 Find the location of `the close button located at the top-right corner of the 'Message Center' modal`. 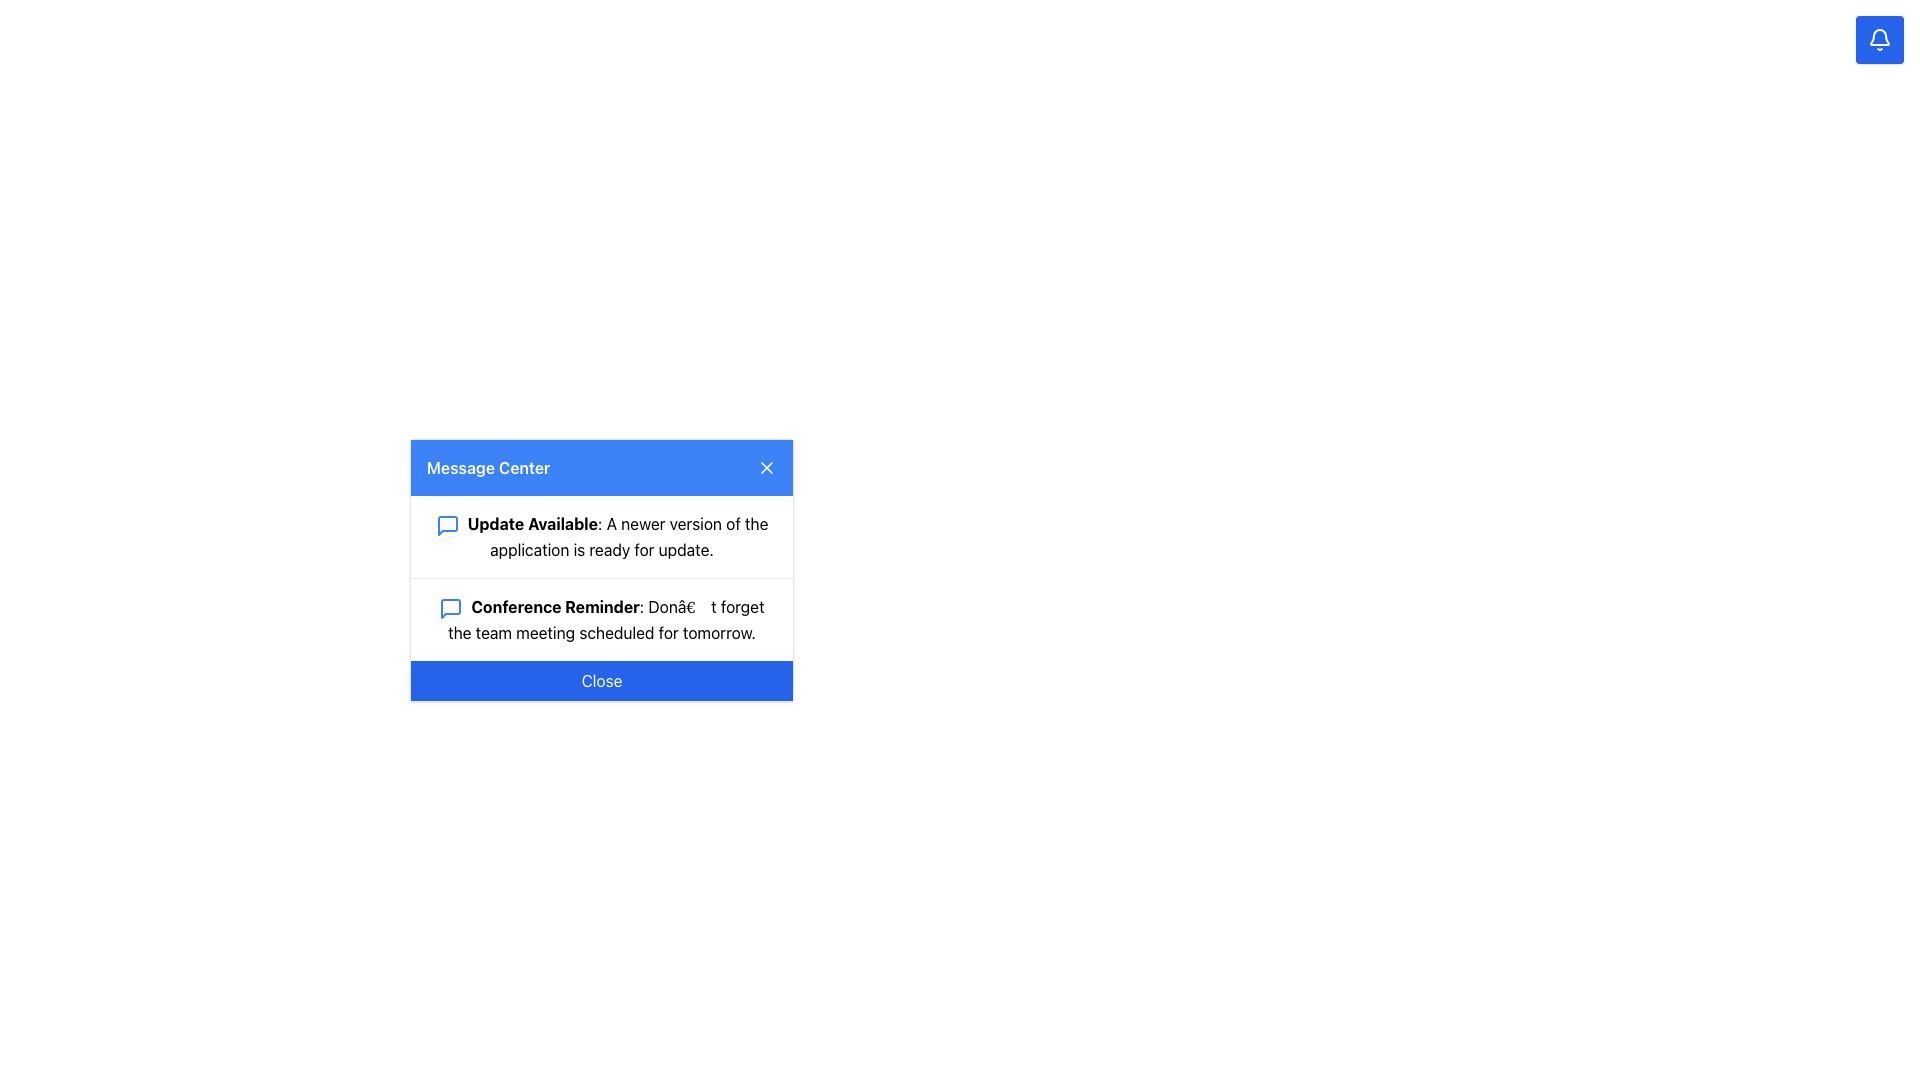

the close button located at the top-right corner of the 'Message Center' modal is located at coordinates (766, 467).